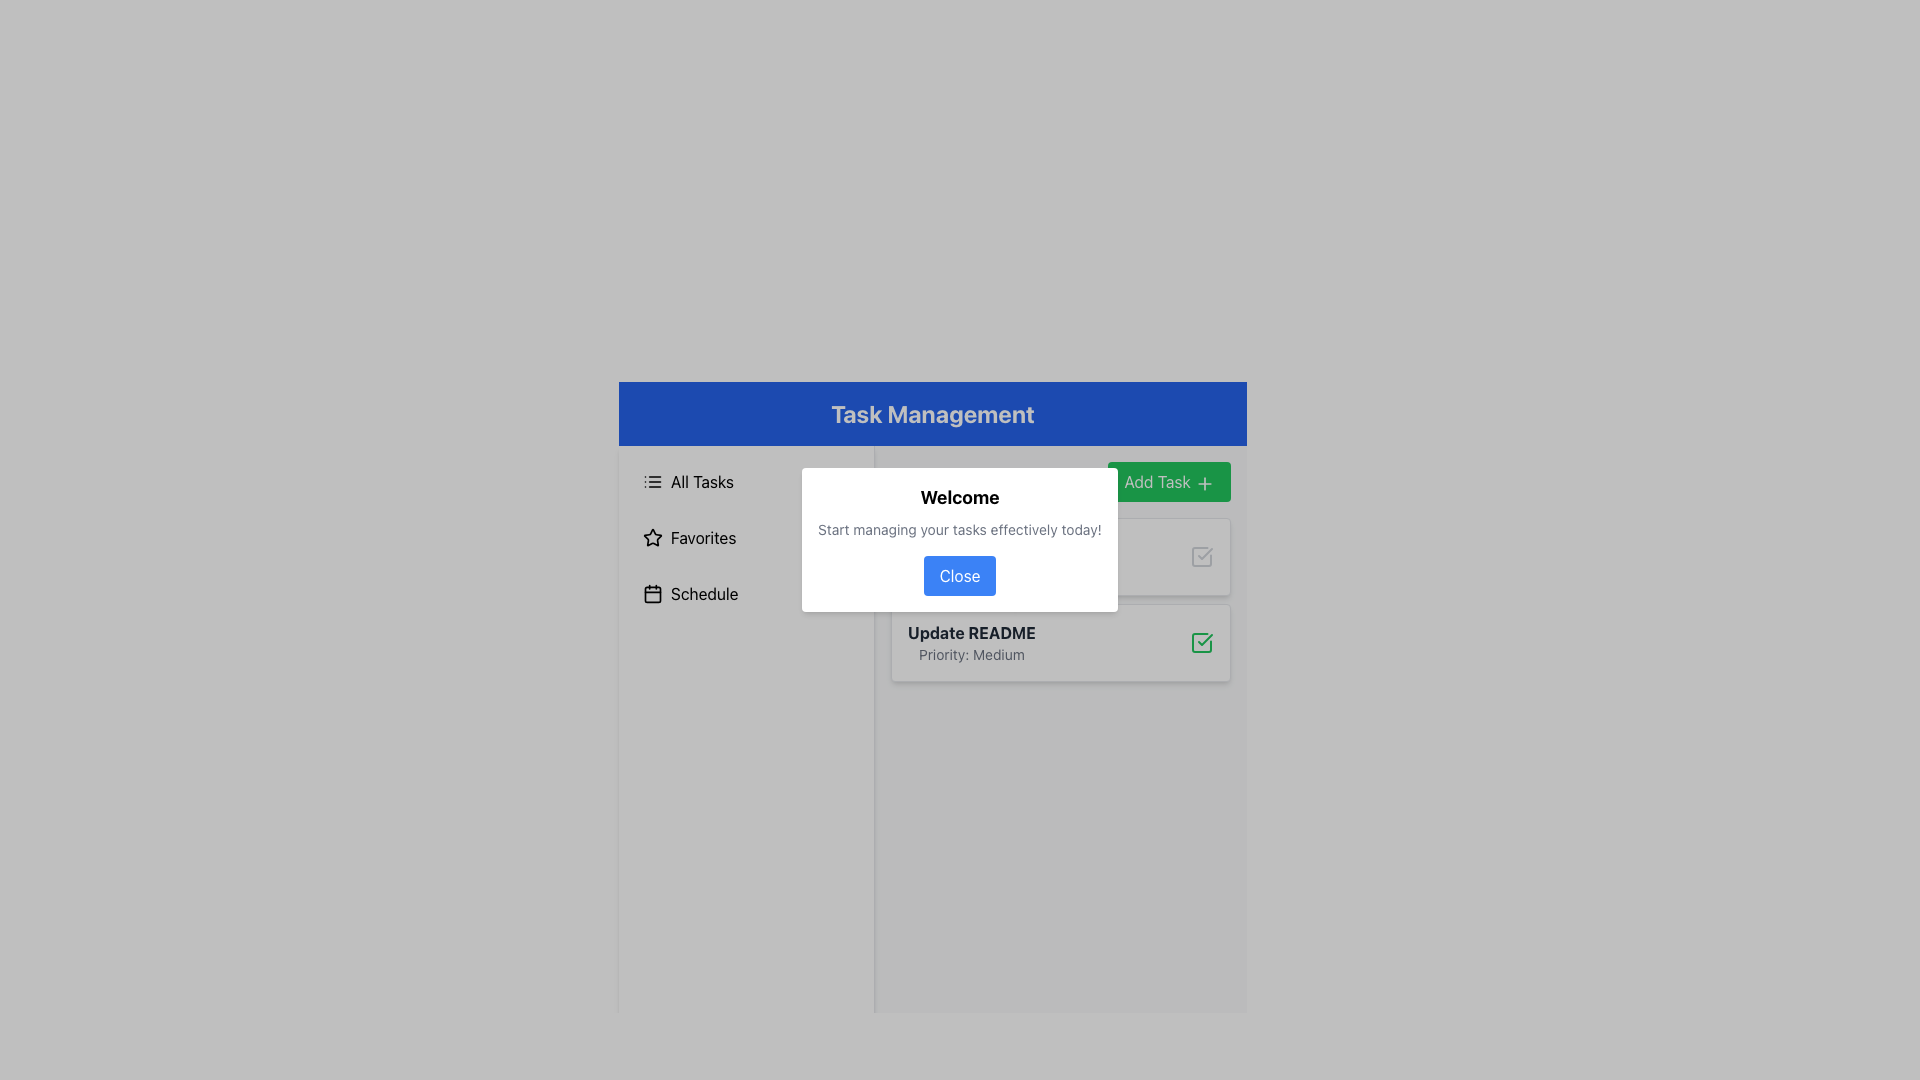 This screenshot has width=1920, height=1080. Describe the element at coordinates (652, 536) in the screenshot. I see `the star-shaped icon with a hollow center and black outline in the left sidebar` at that location.